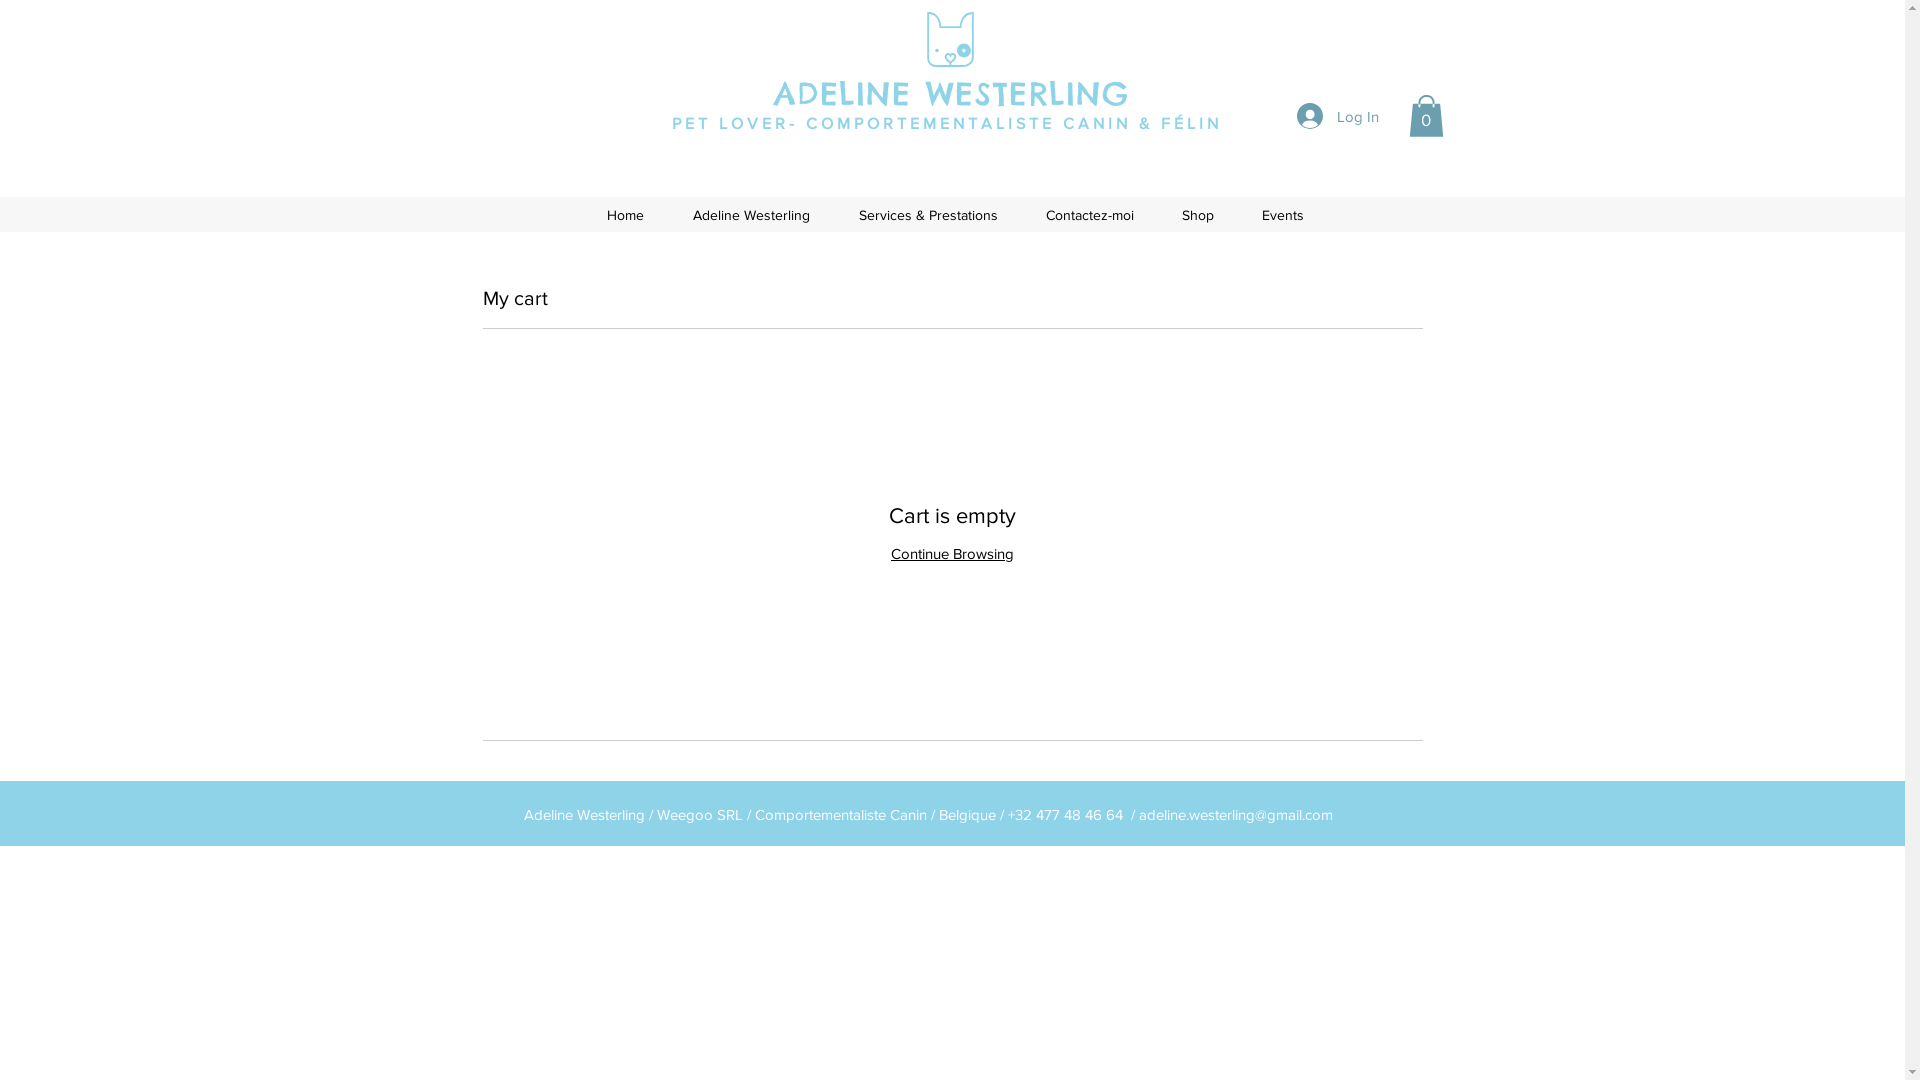  Describe the element at coordinates (926, 215) in the screenshot. I see `'Services & Prestations'` at that location.